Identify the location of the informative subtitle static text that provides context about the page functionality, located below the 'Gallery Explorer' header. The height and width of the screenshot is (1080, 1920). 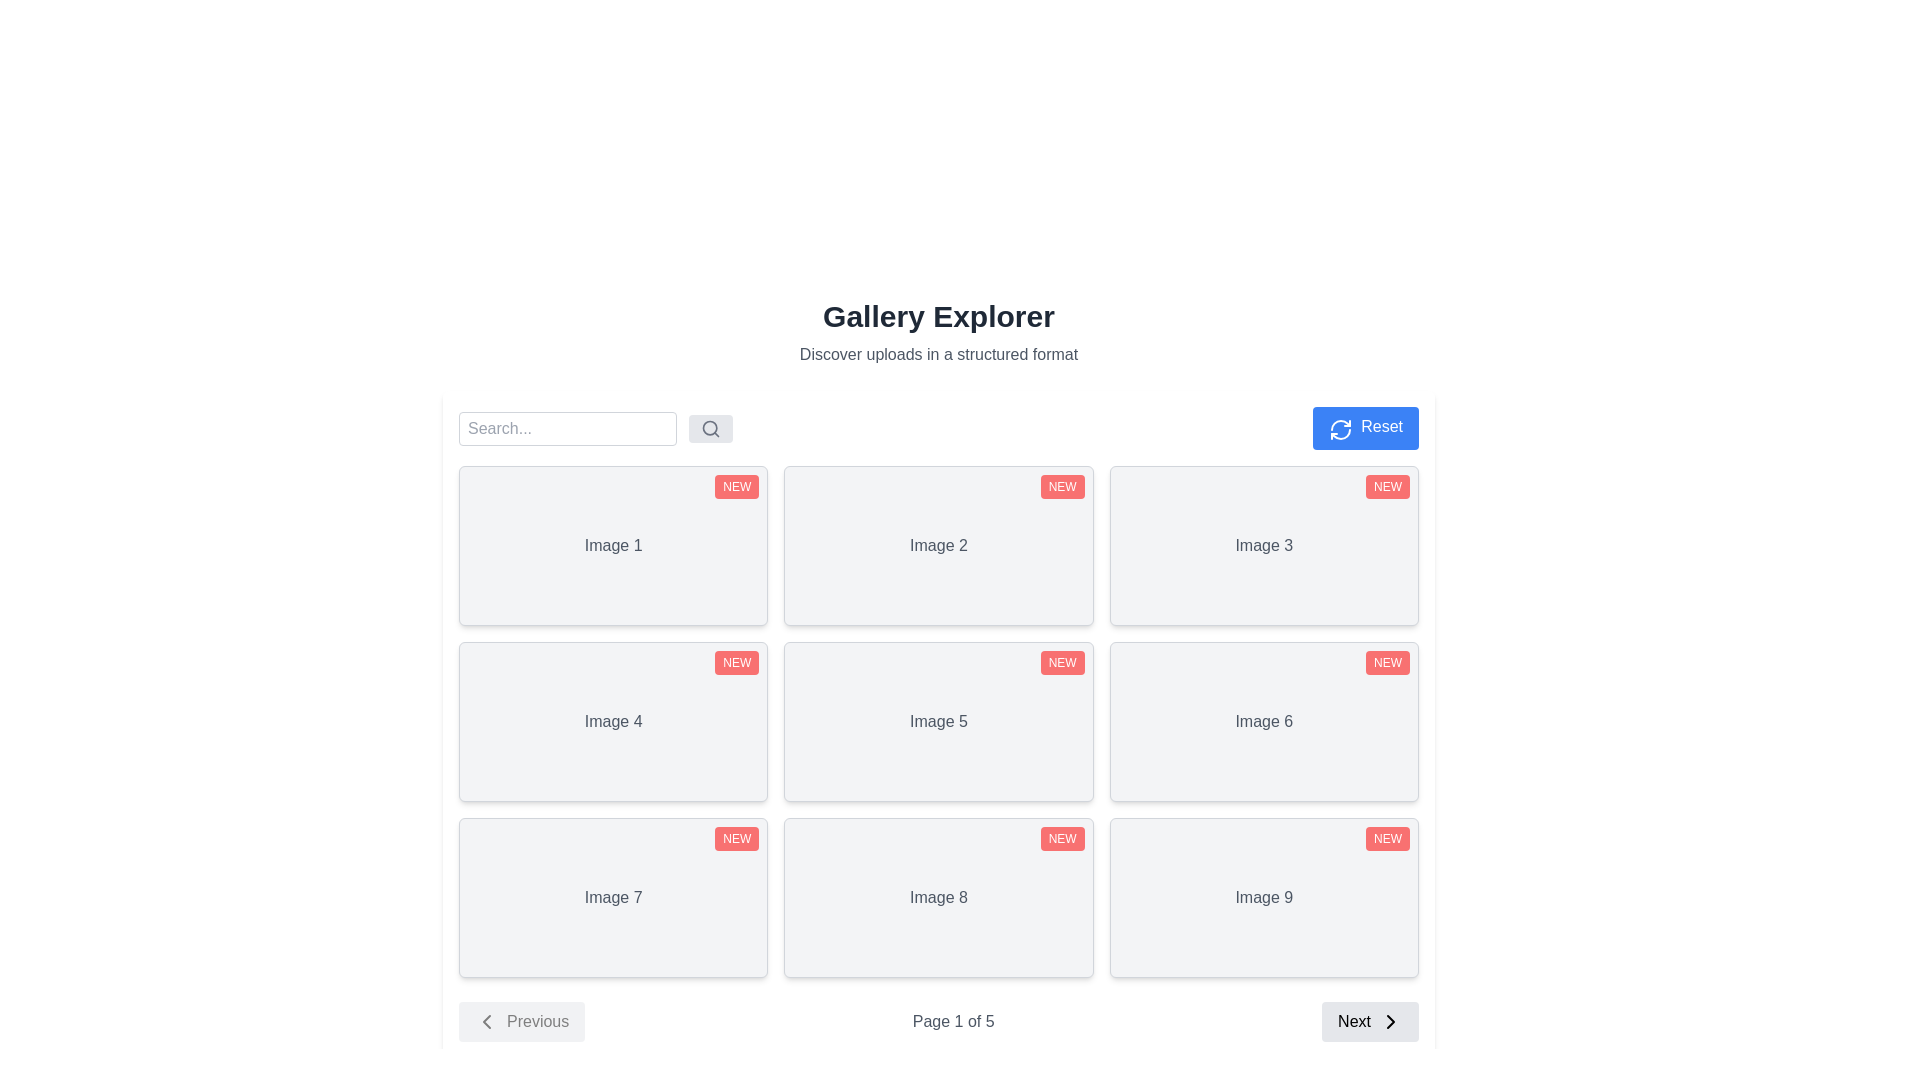
(938, 353).